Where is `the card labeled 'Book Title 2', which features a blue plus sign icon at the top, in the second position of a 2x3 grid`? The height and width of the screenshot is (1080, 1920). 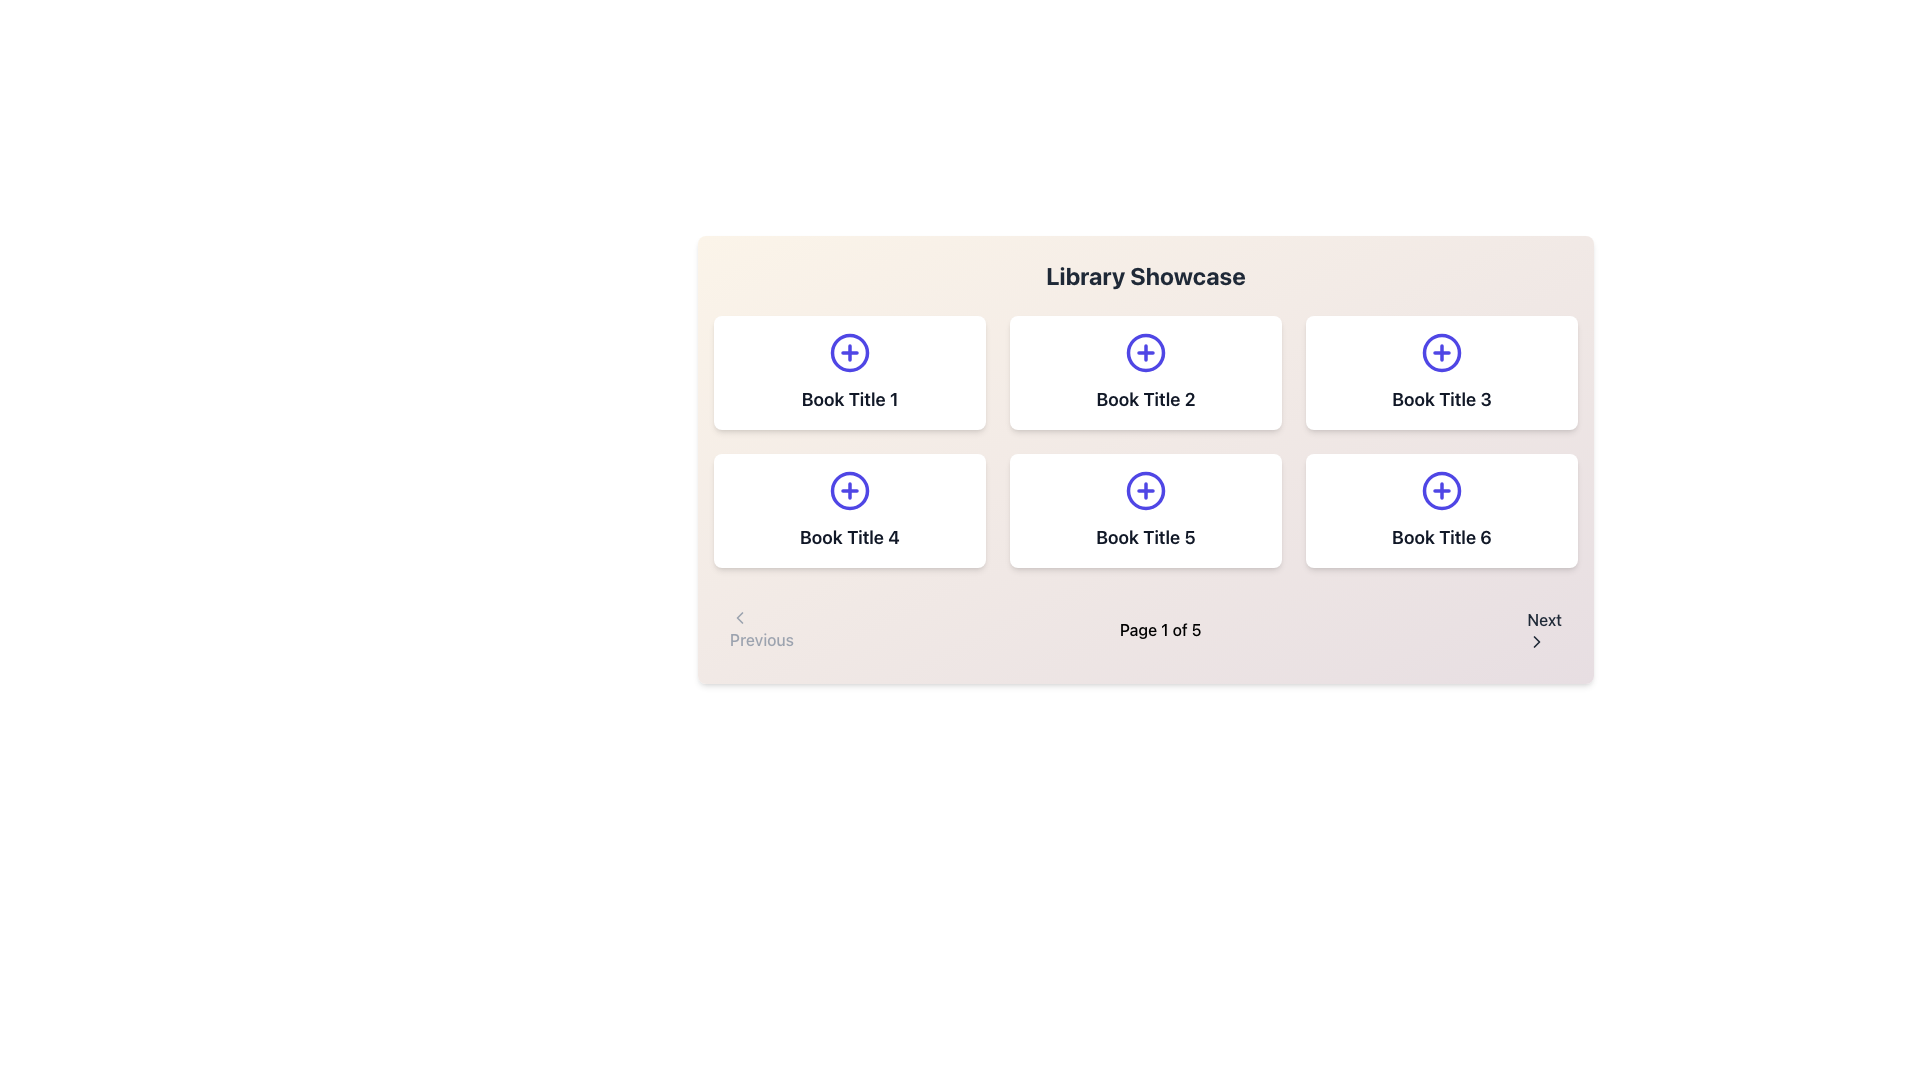
the card labeled 'Book Title 2', which features a blue plus sign icon at the top, in the second position of a 2x3 grid is located at coordinates (1146, 373).